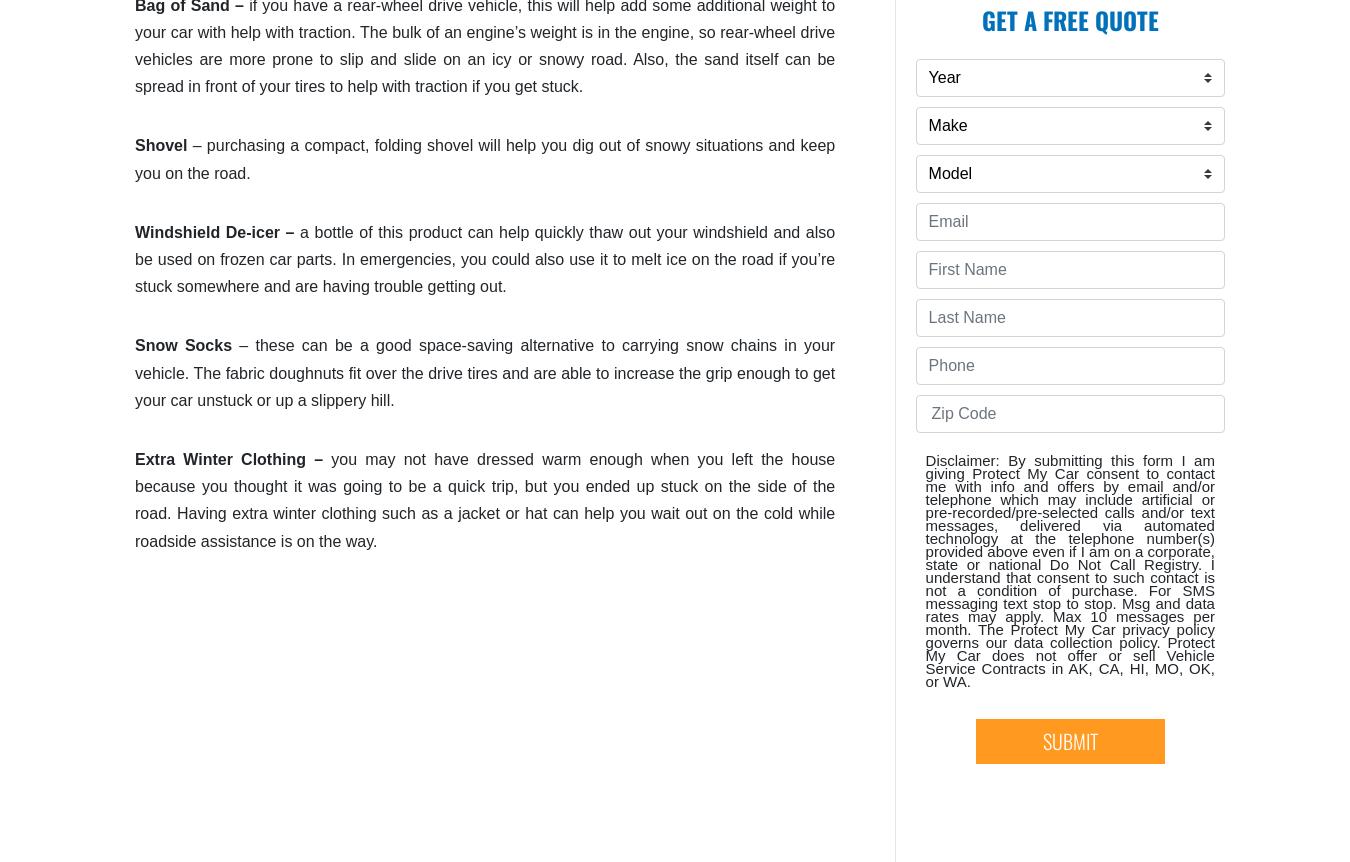  Describe the element at coordinates (232, 458) in the screenshot. I see `'Extra Winter Clothing –'` at that location.